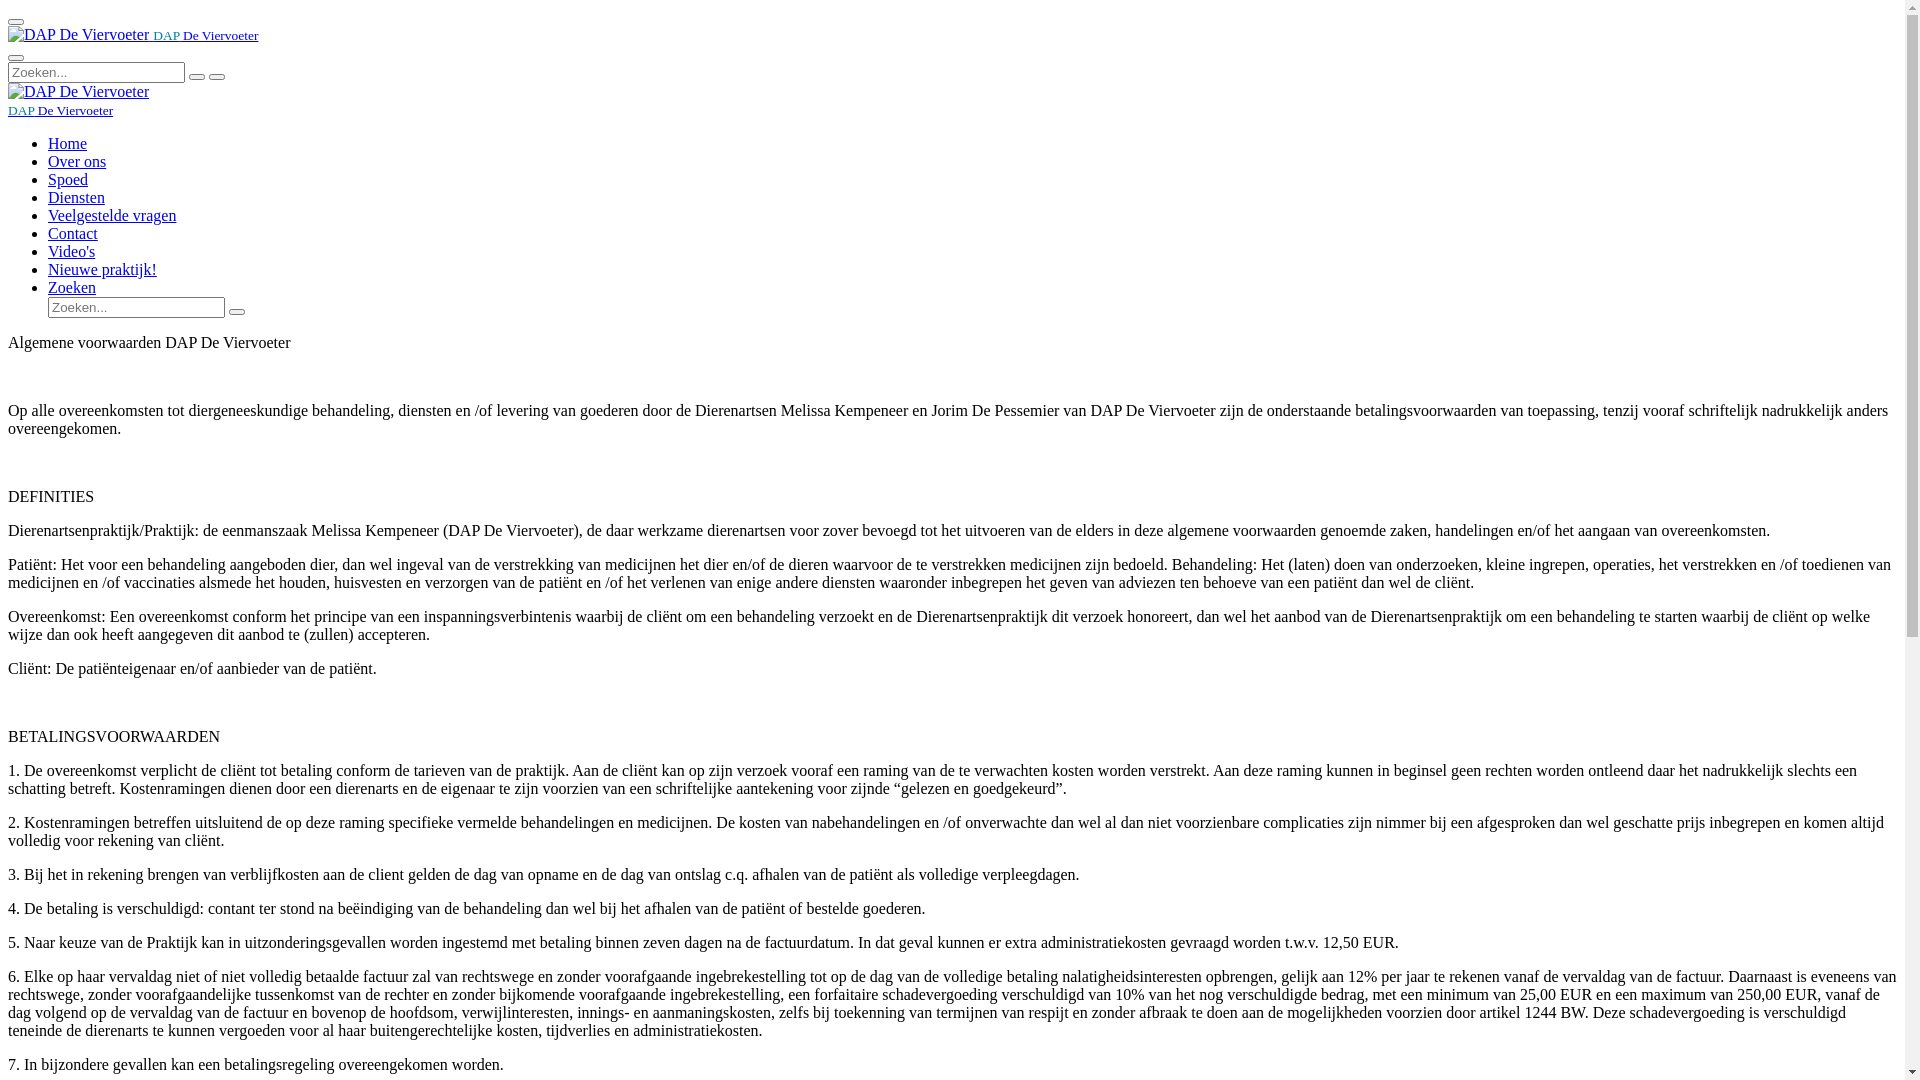  I want to click on 'Home', so click(67, 142).